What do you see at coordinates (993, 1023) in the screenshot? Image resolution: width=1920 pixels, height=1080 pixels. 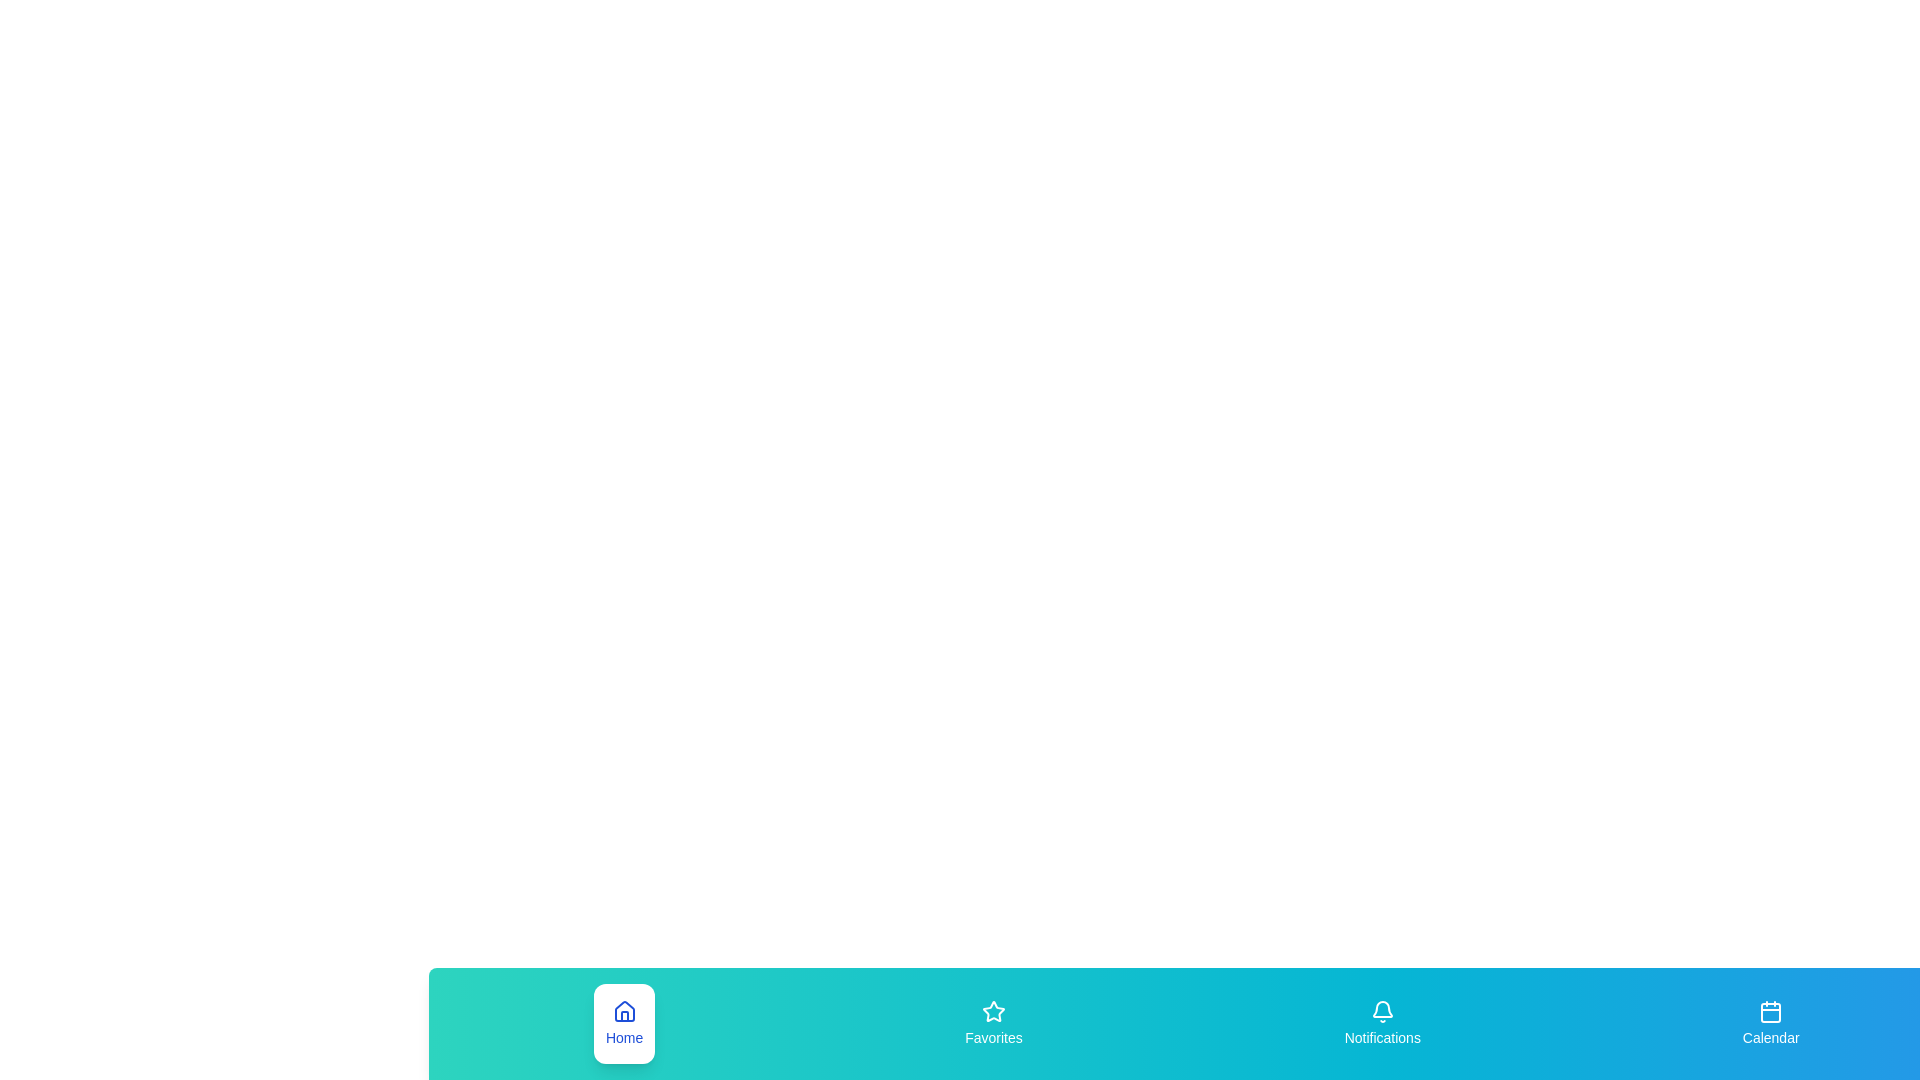 I see `the Favorites button to inspect its tooltip` at bounding box center [993, 1023].